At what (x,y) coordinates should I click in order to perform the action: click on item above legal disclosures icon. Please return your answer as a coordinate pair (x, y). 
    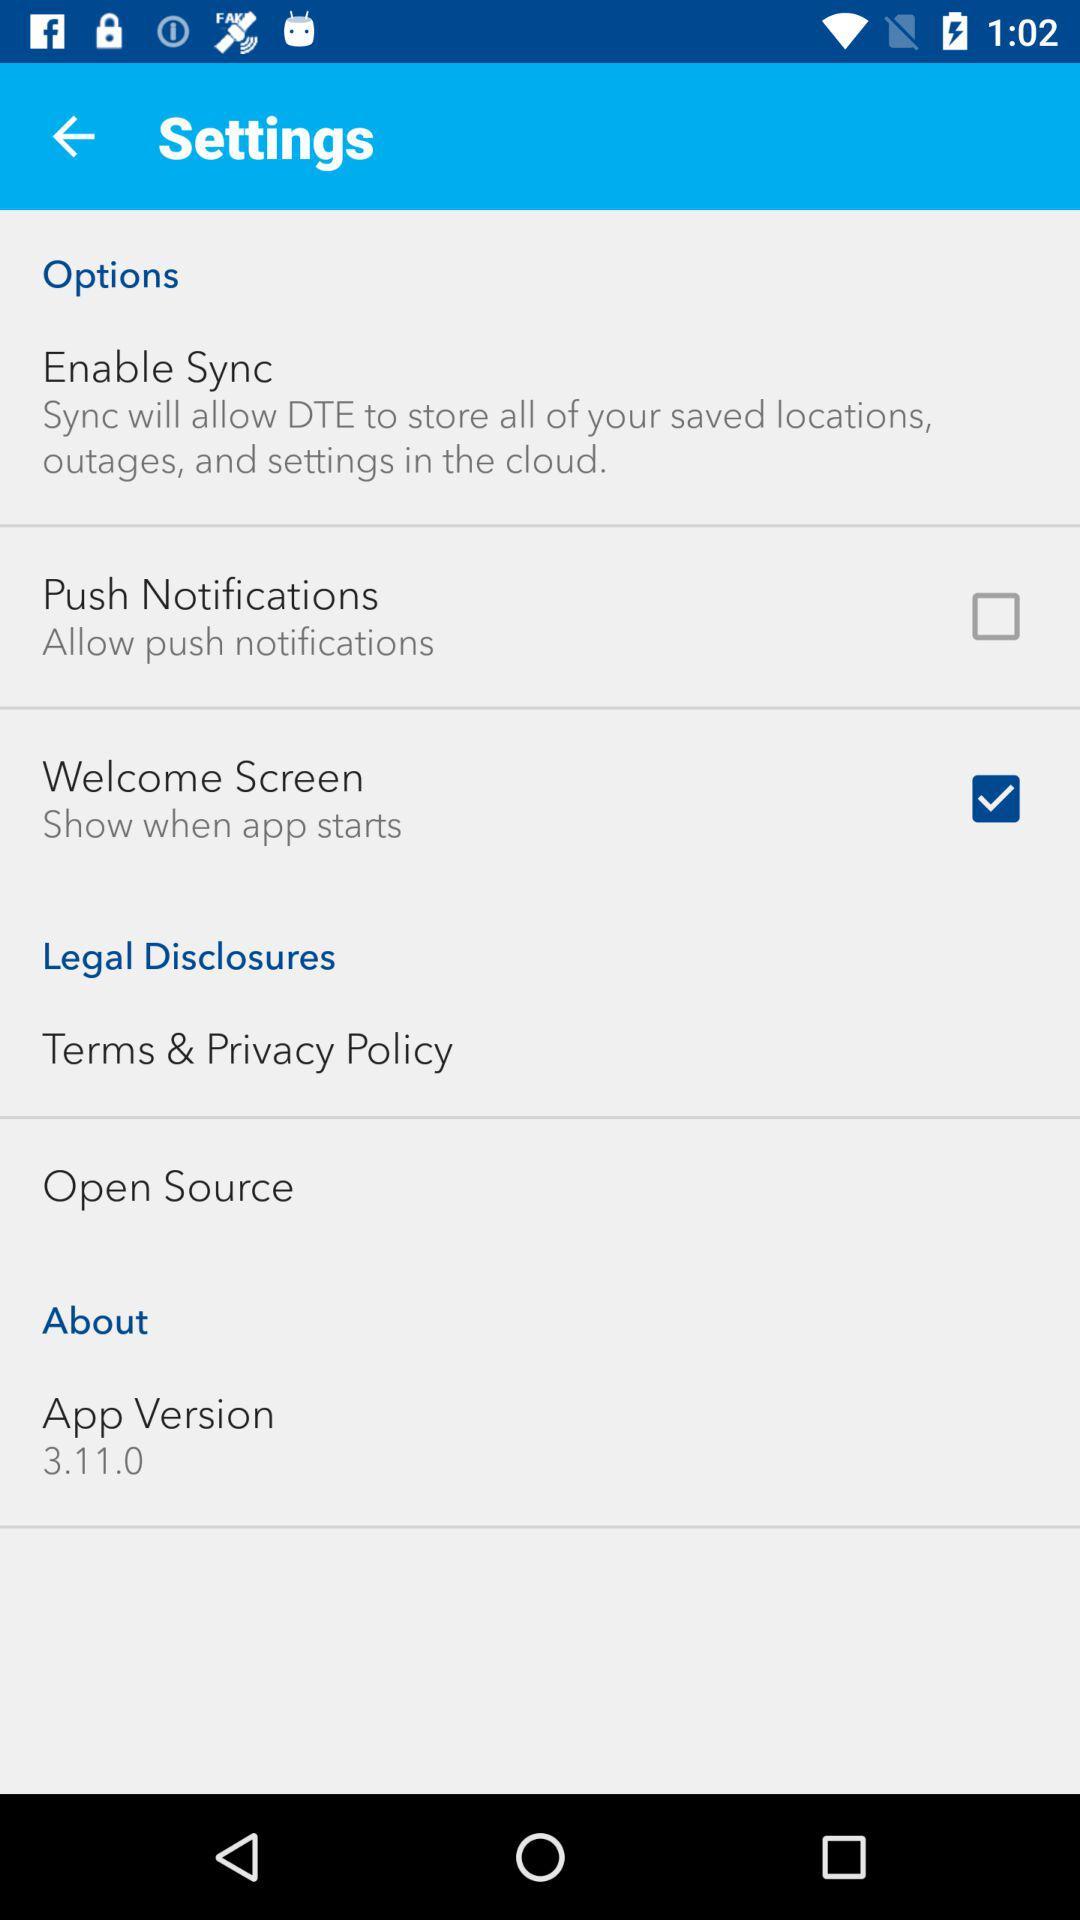
    Looking at the image, I should click on (222, 824).